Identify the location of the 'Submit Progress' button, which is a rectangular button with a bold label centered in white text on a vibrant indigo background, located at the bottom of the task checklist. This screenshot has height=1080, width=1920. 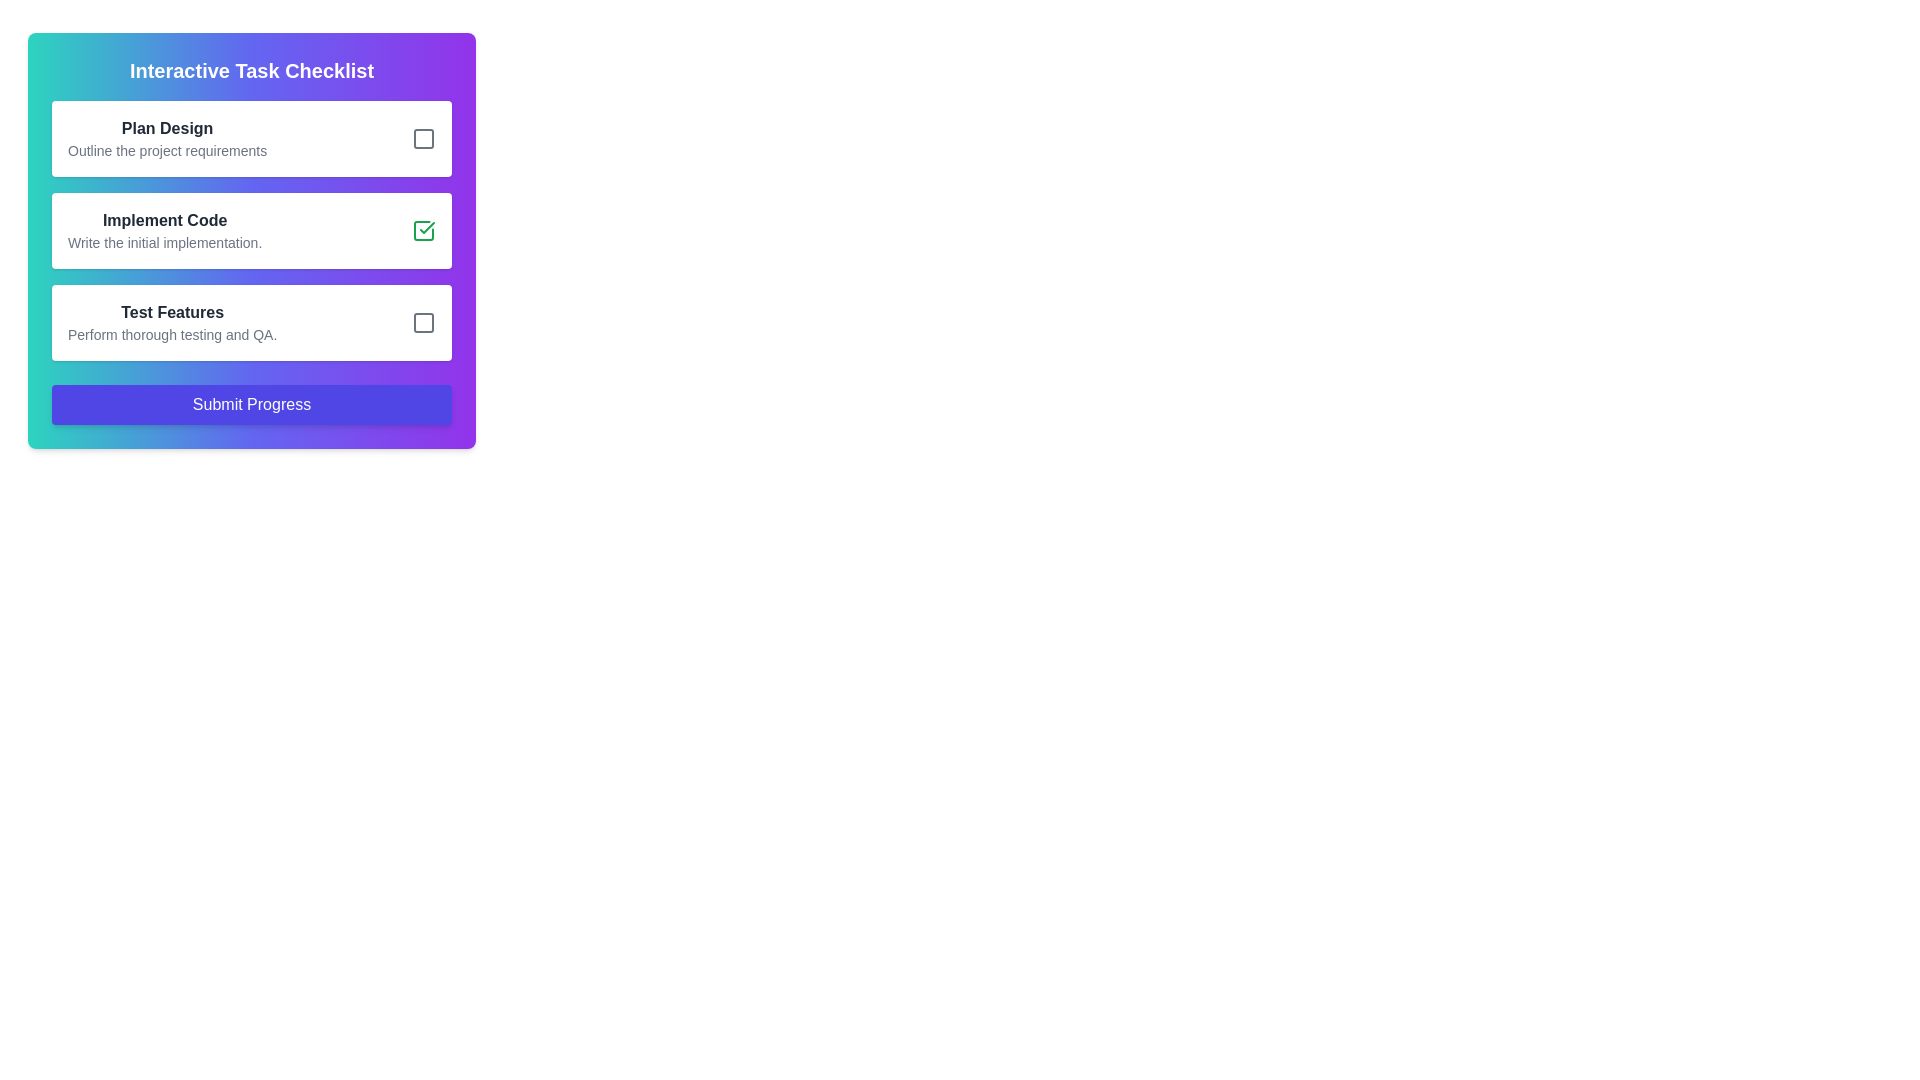
(251, 405).